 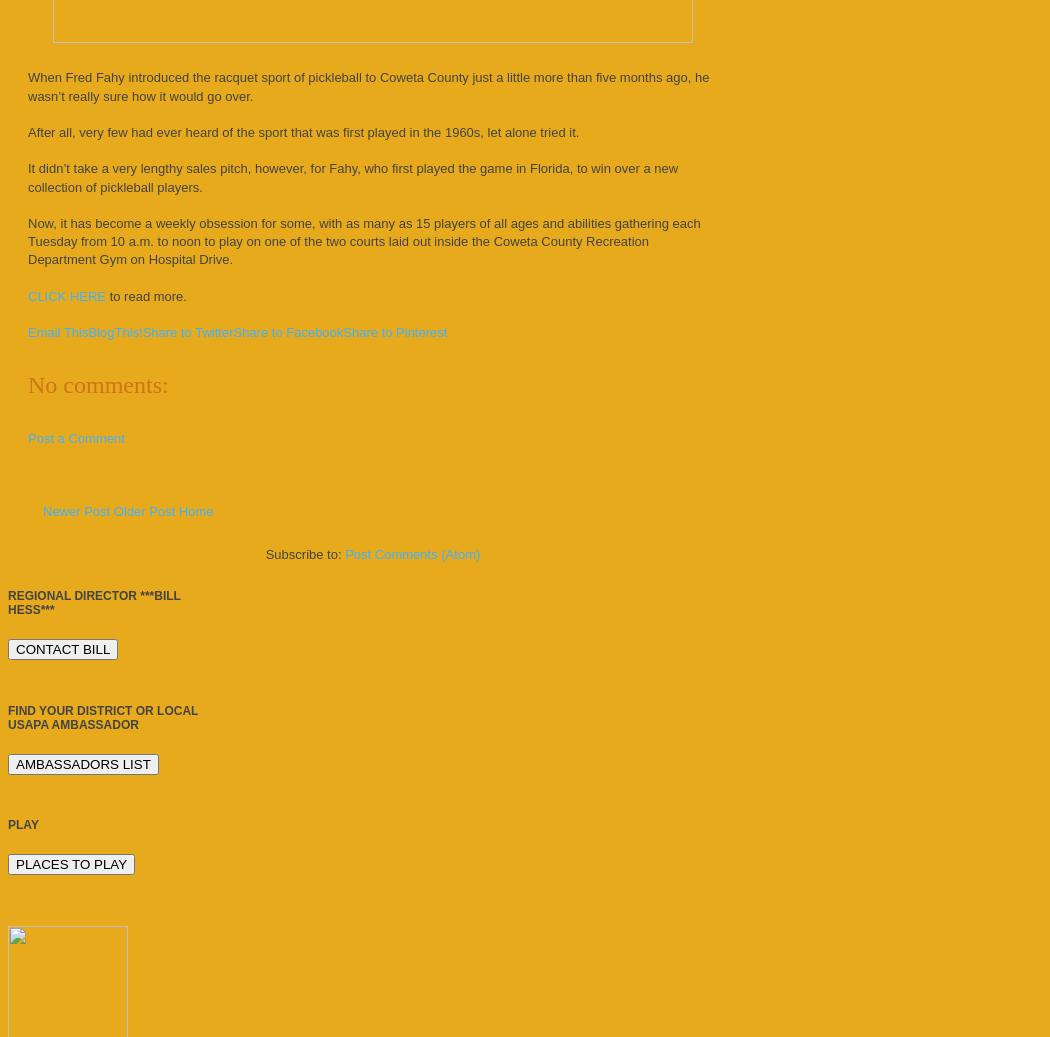 I want to click on 'When Fred Fahy introduced the racquet sport of pickleball to Coweta County just a little more than five months ago, he wasn’t really sure how it would go over.', so click(x=367, y=85).